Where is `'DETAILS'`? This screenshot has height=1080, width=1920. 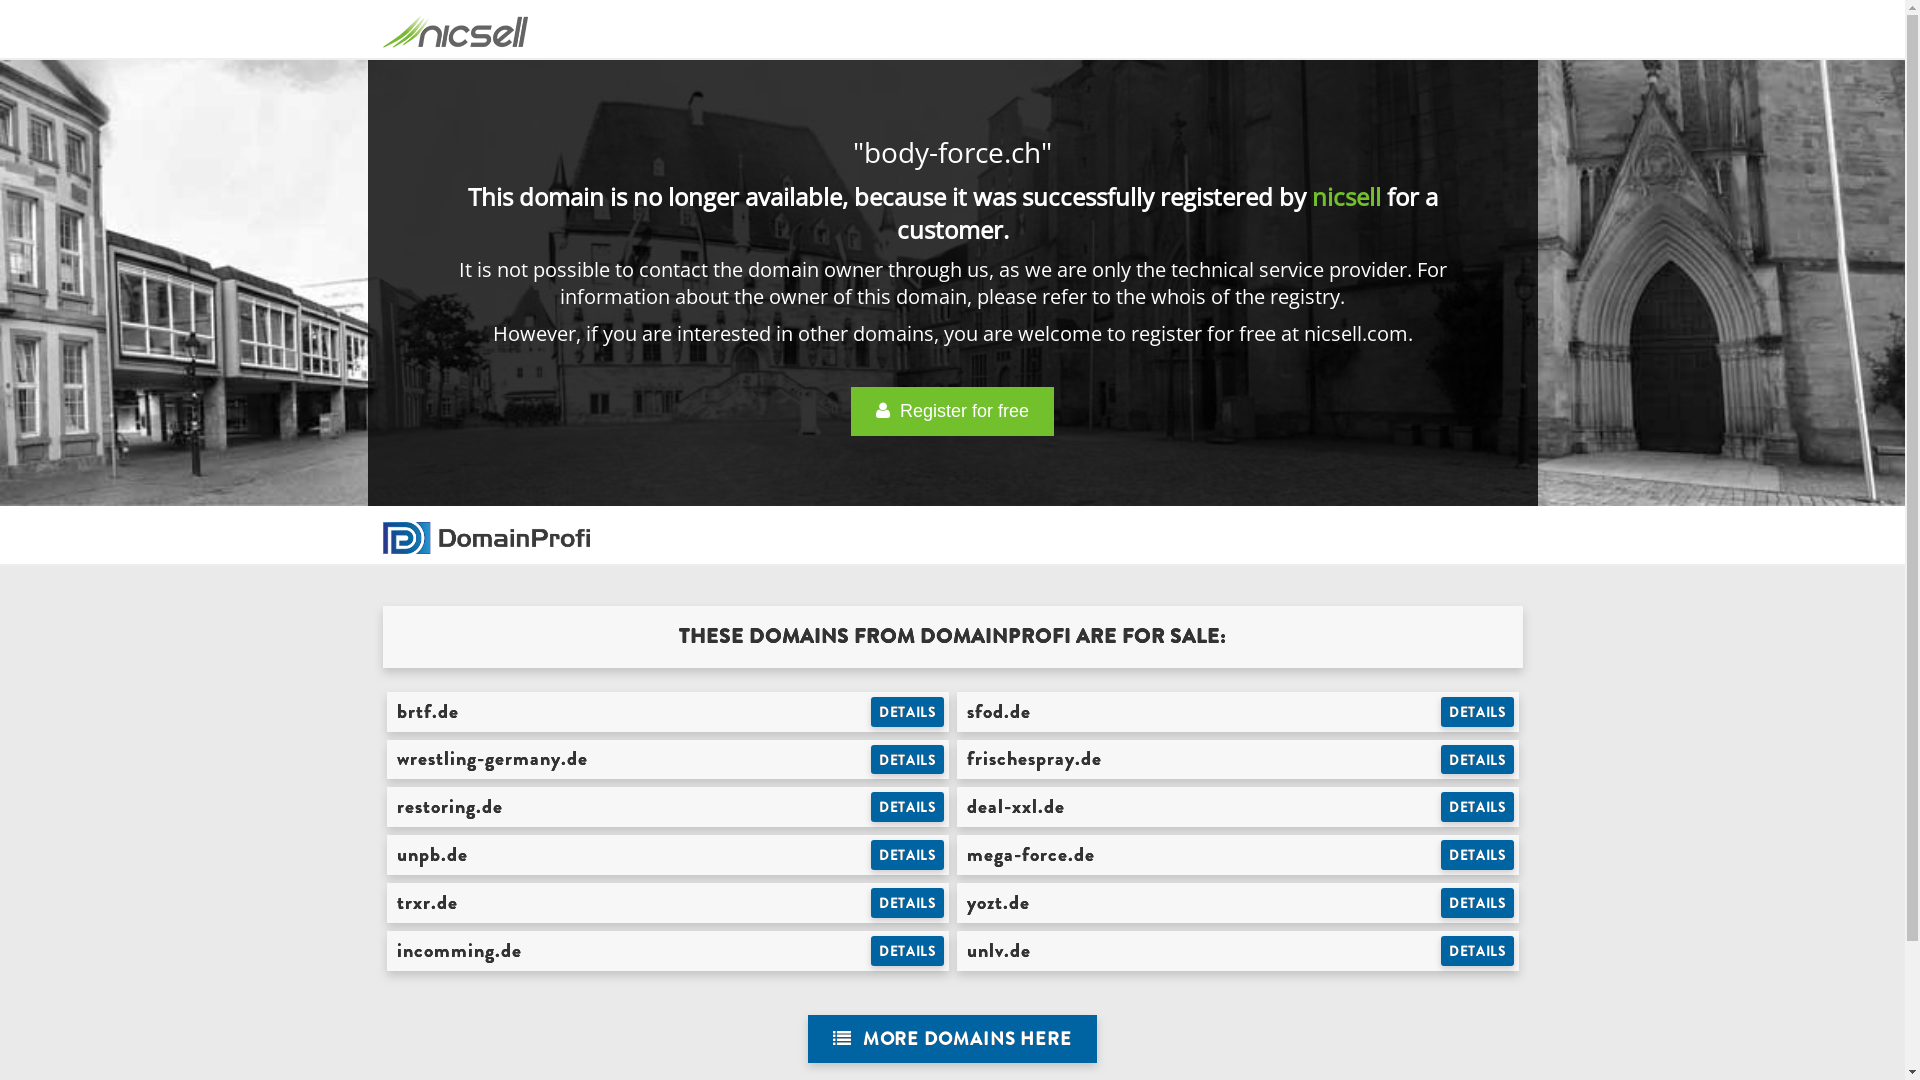 'DETAILS' is located at coordinates (1477, 805).